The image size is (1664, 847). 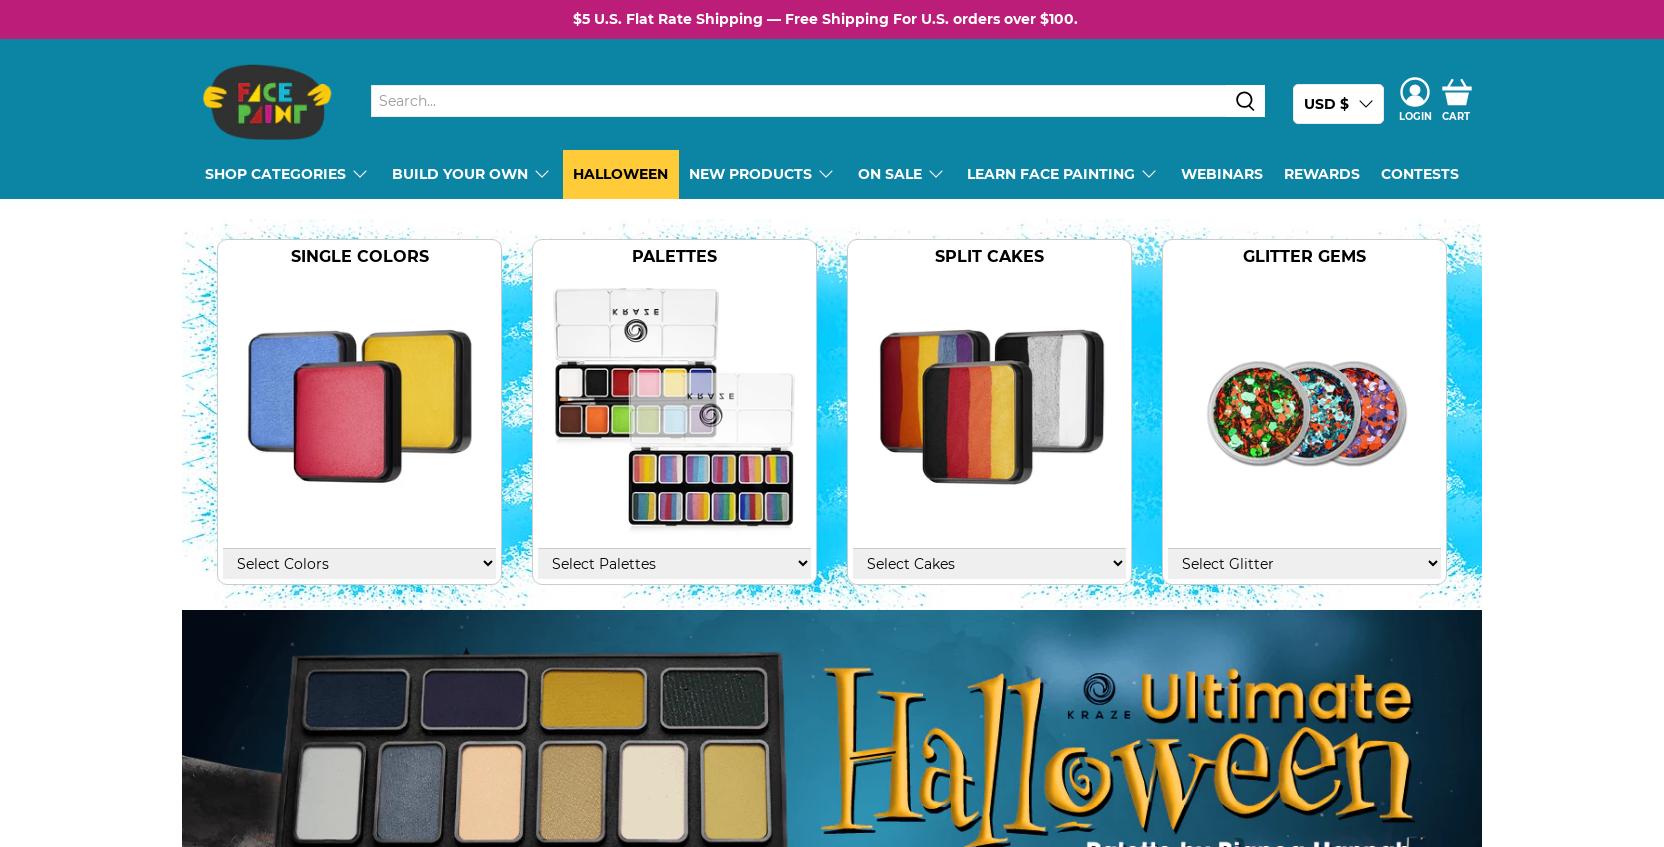 I want to click on 'Palettes', so click(x=674, y=254).